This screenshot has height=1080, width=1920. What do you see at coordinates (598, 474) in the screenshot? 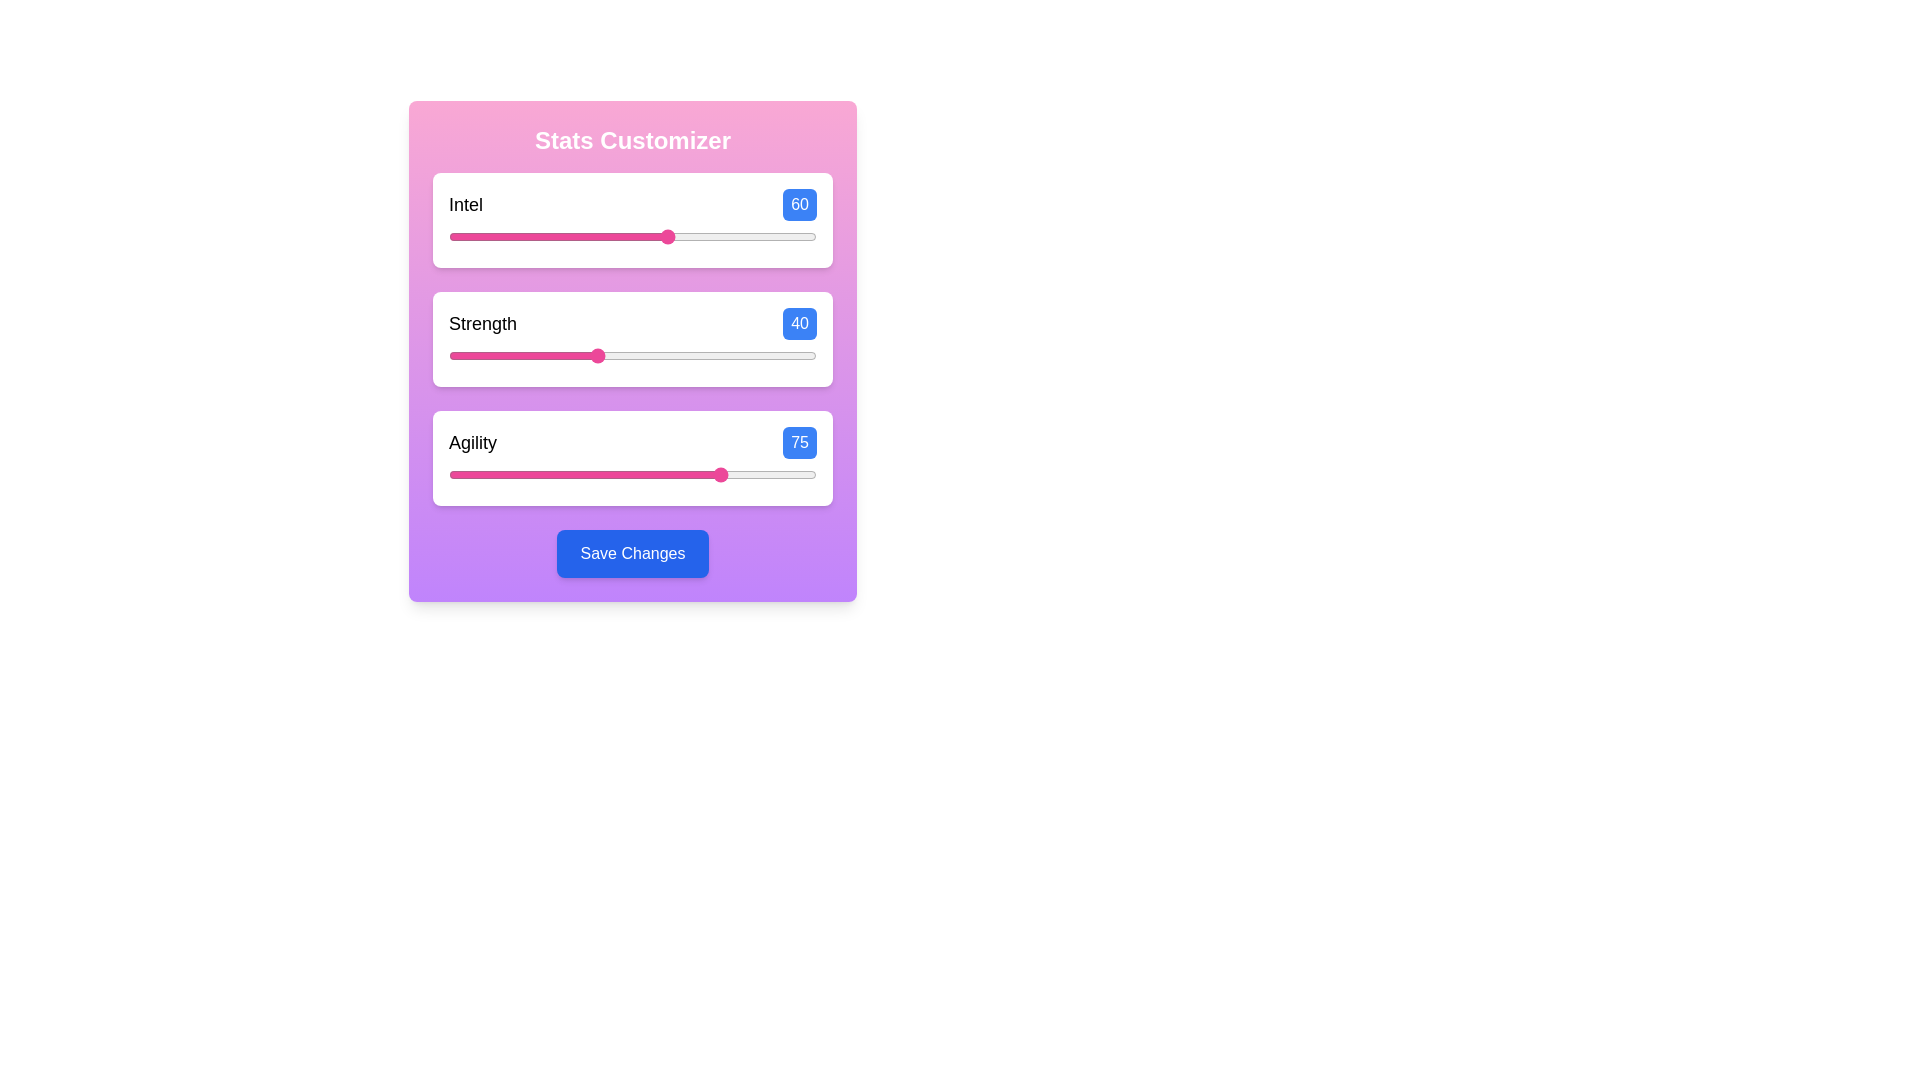
I see `the agility value` at bounding box center [598, 474].